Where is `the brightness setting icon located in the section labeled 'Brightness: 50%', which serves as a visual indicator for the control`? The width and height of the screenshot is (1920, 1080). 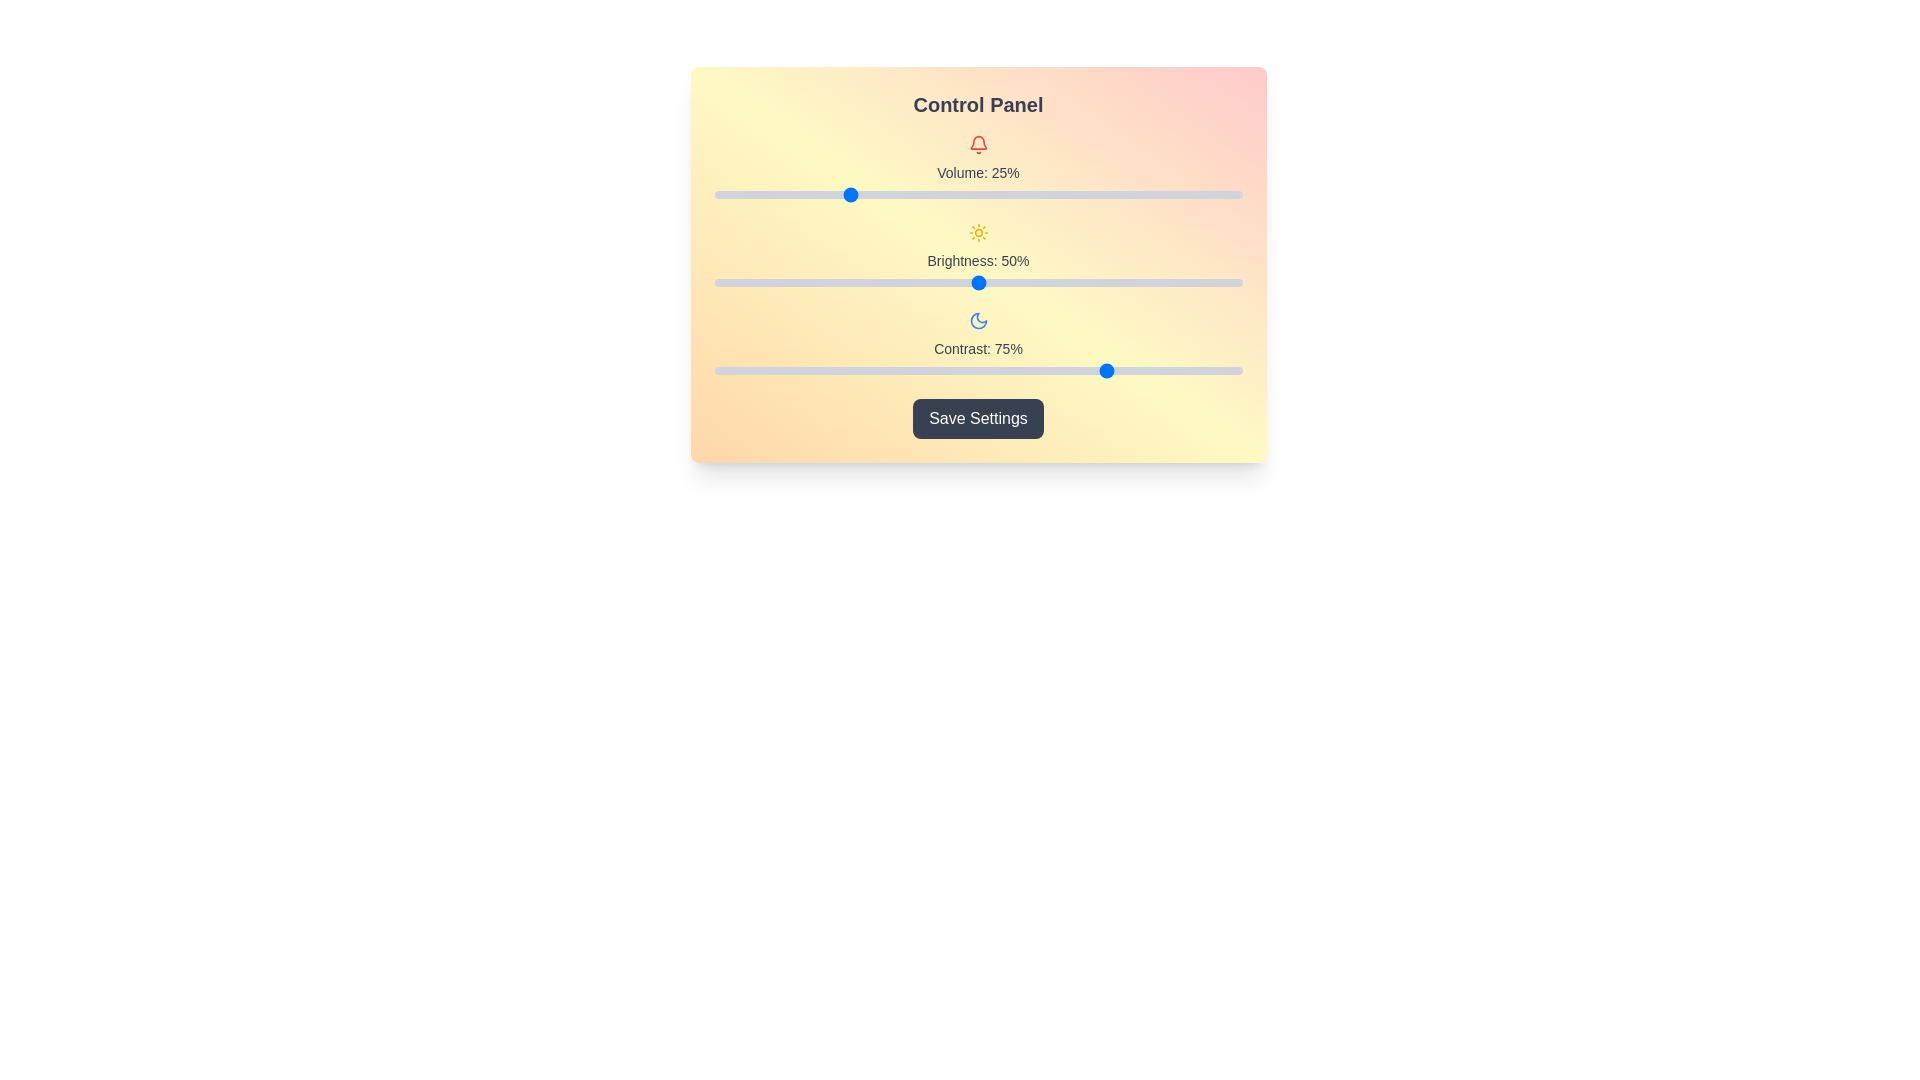
the brightness setting icon located in the section labeled 'Brightness: 50%', which serves as a visual indicator for the control is located at coordinates (978, 231).